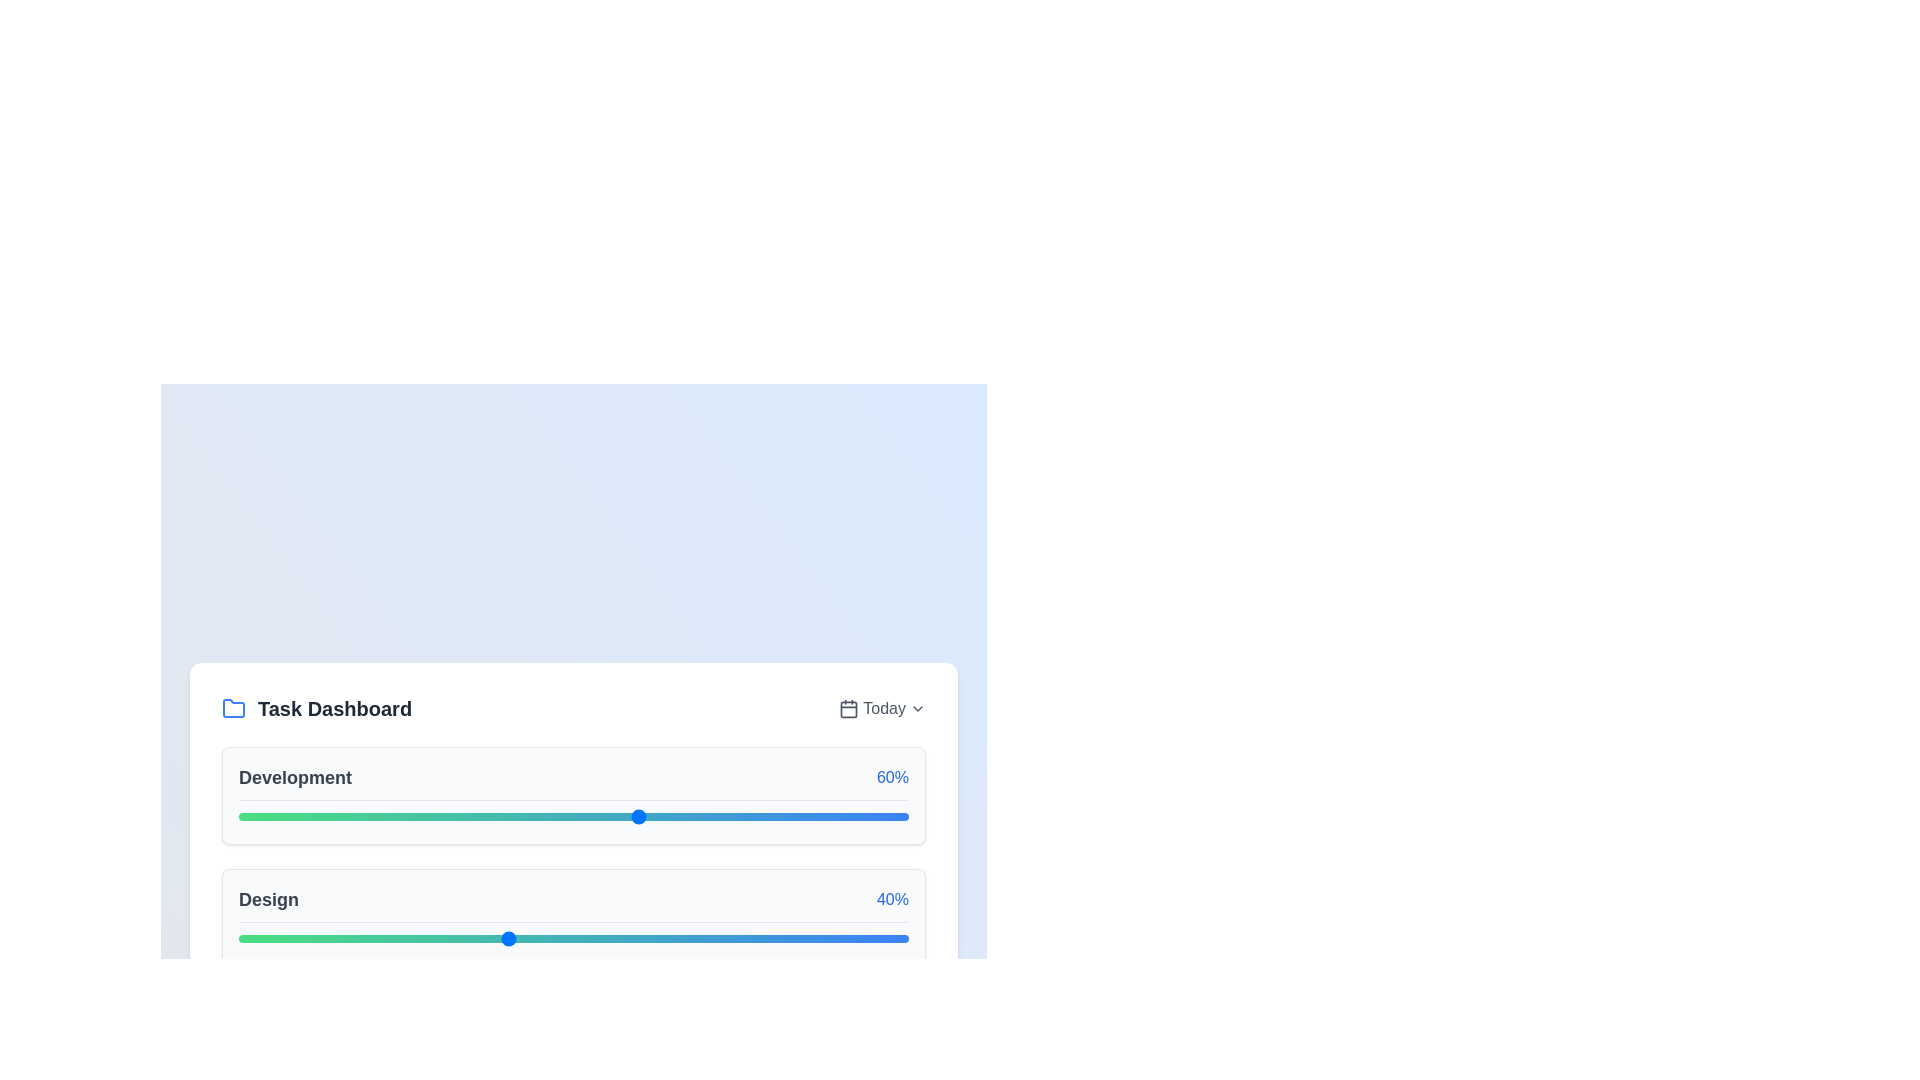 This screenshot has width=1920, height=1080. What do you see at coordinates (432, 817) in the screenshot?
I see `the development progress` at bounding box center [432, 817].